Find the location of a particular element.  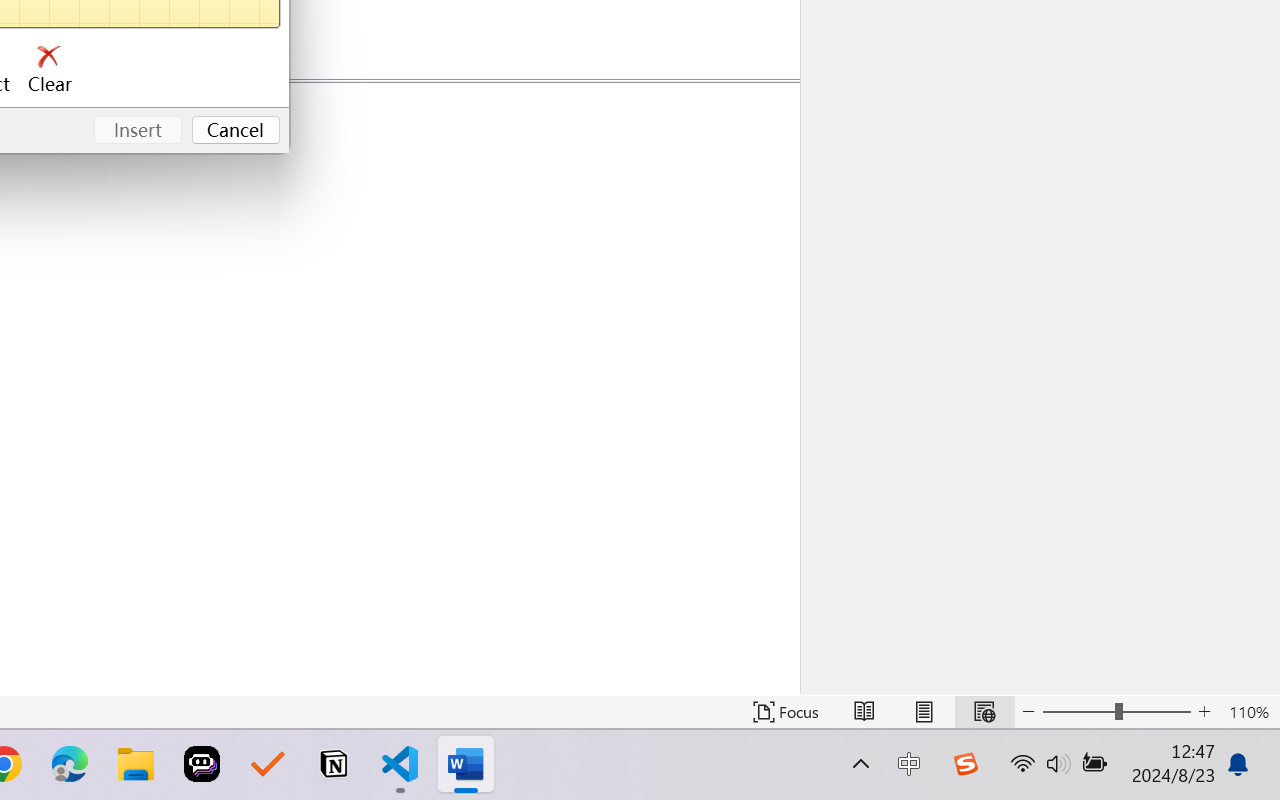

'Clear' is located at coordinates (49, 69).